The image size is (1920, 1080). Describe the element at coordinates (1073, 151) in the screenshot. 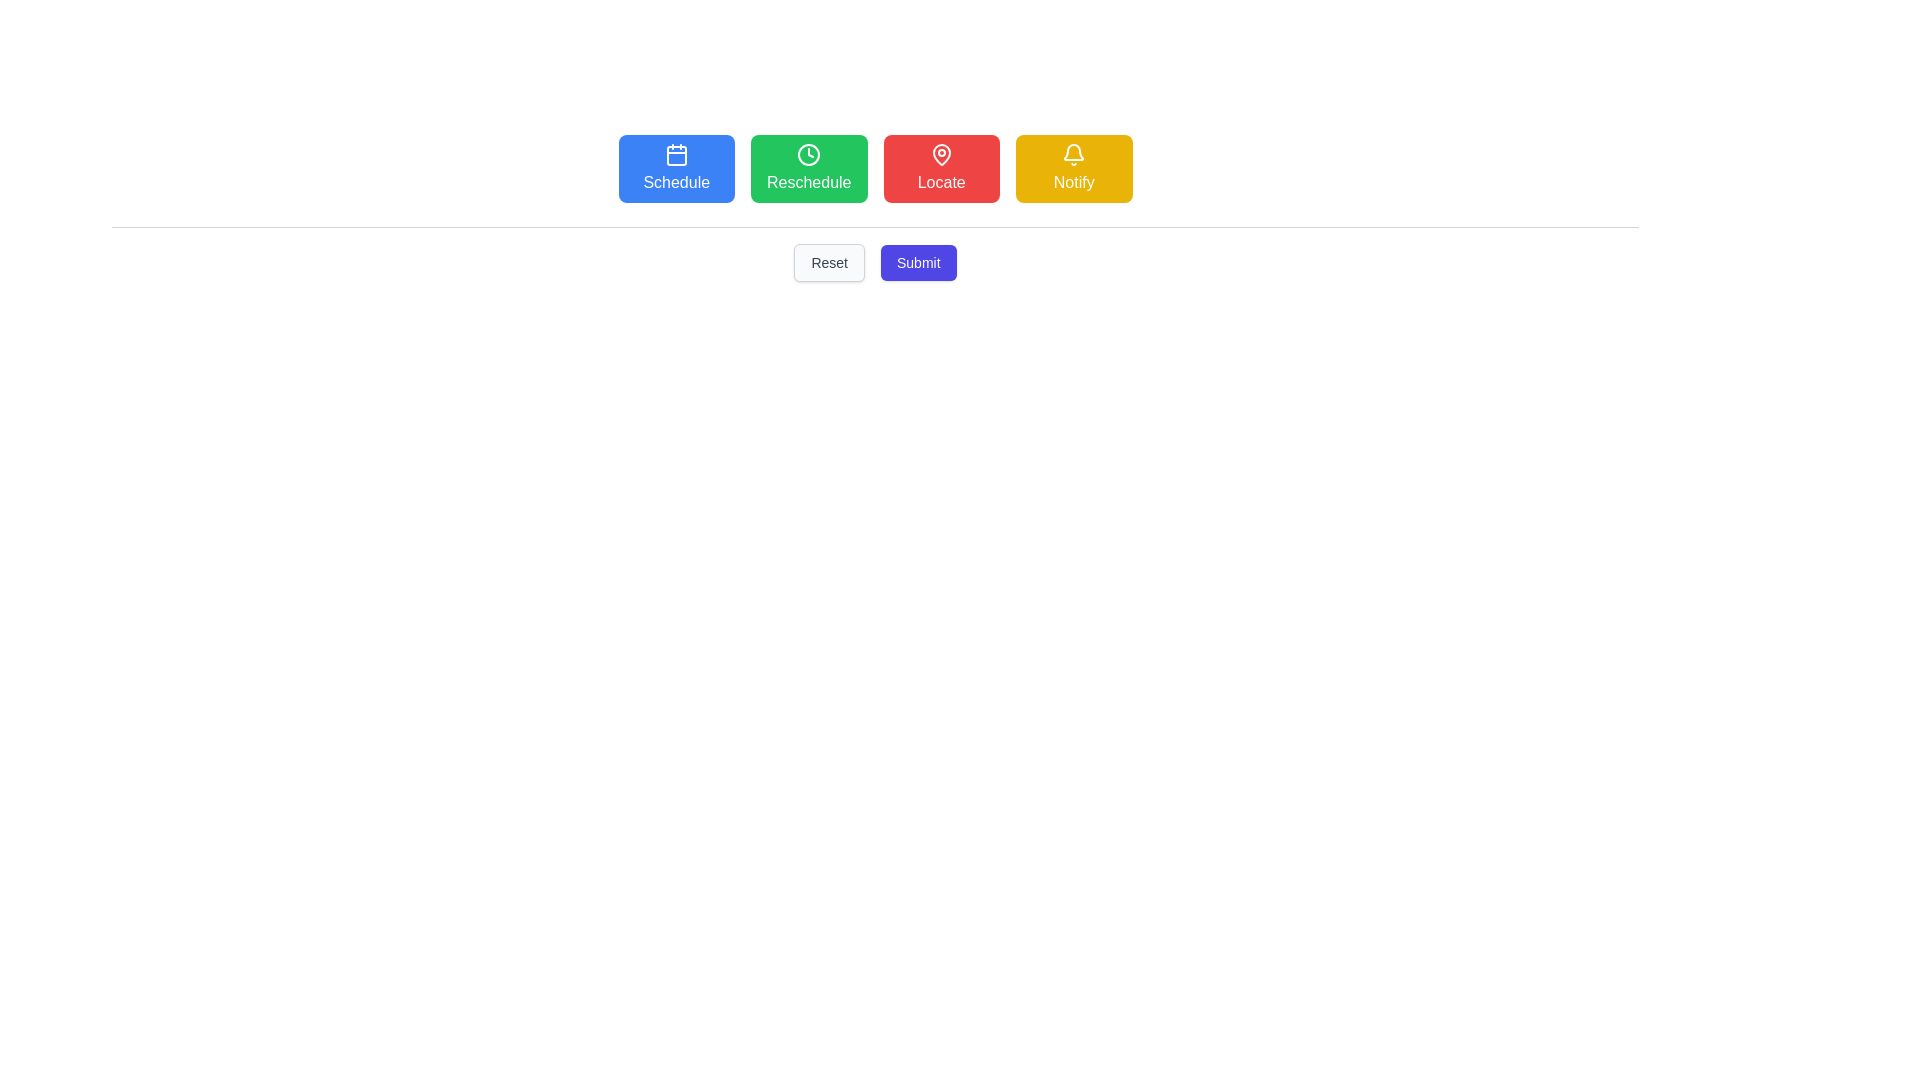

I see `the bell-shaped icon located within the yellow button labeled 'Notify', which is centrally positioned within the button` at that location.